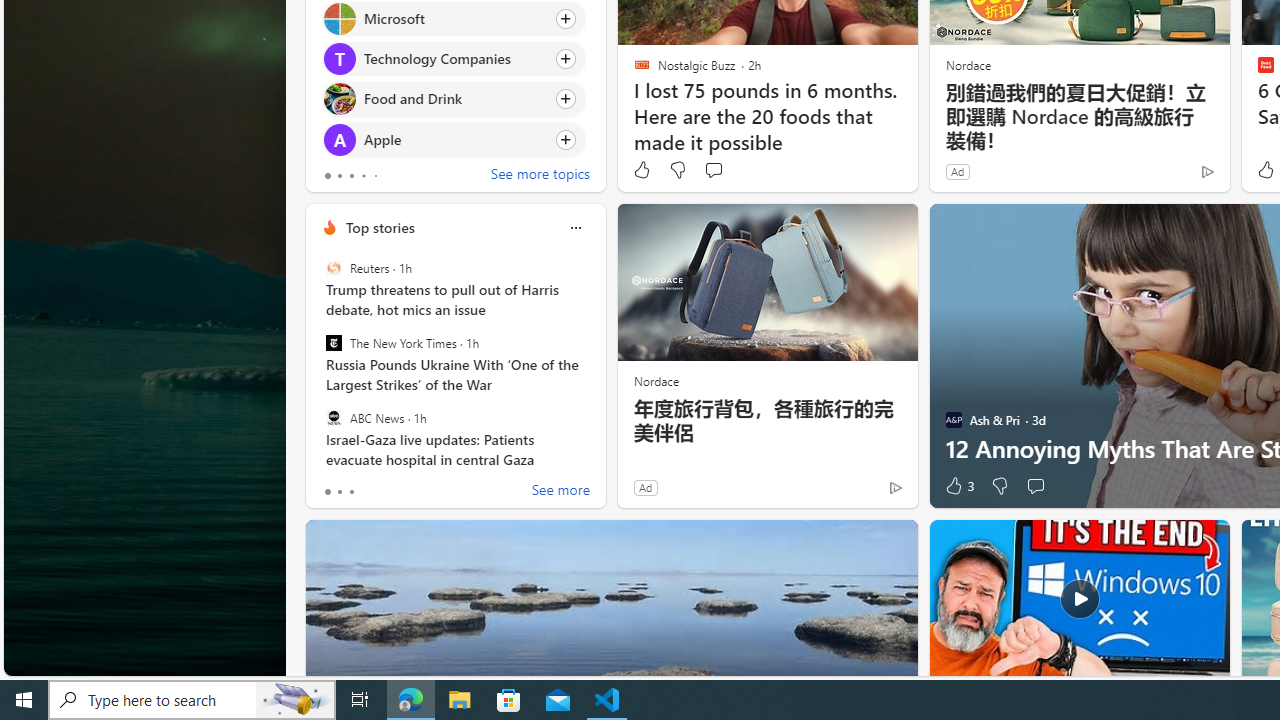 The image size is (1280, 720). I want to click on 'Click to follow topic Microsoft', so click(452, 18).